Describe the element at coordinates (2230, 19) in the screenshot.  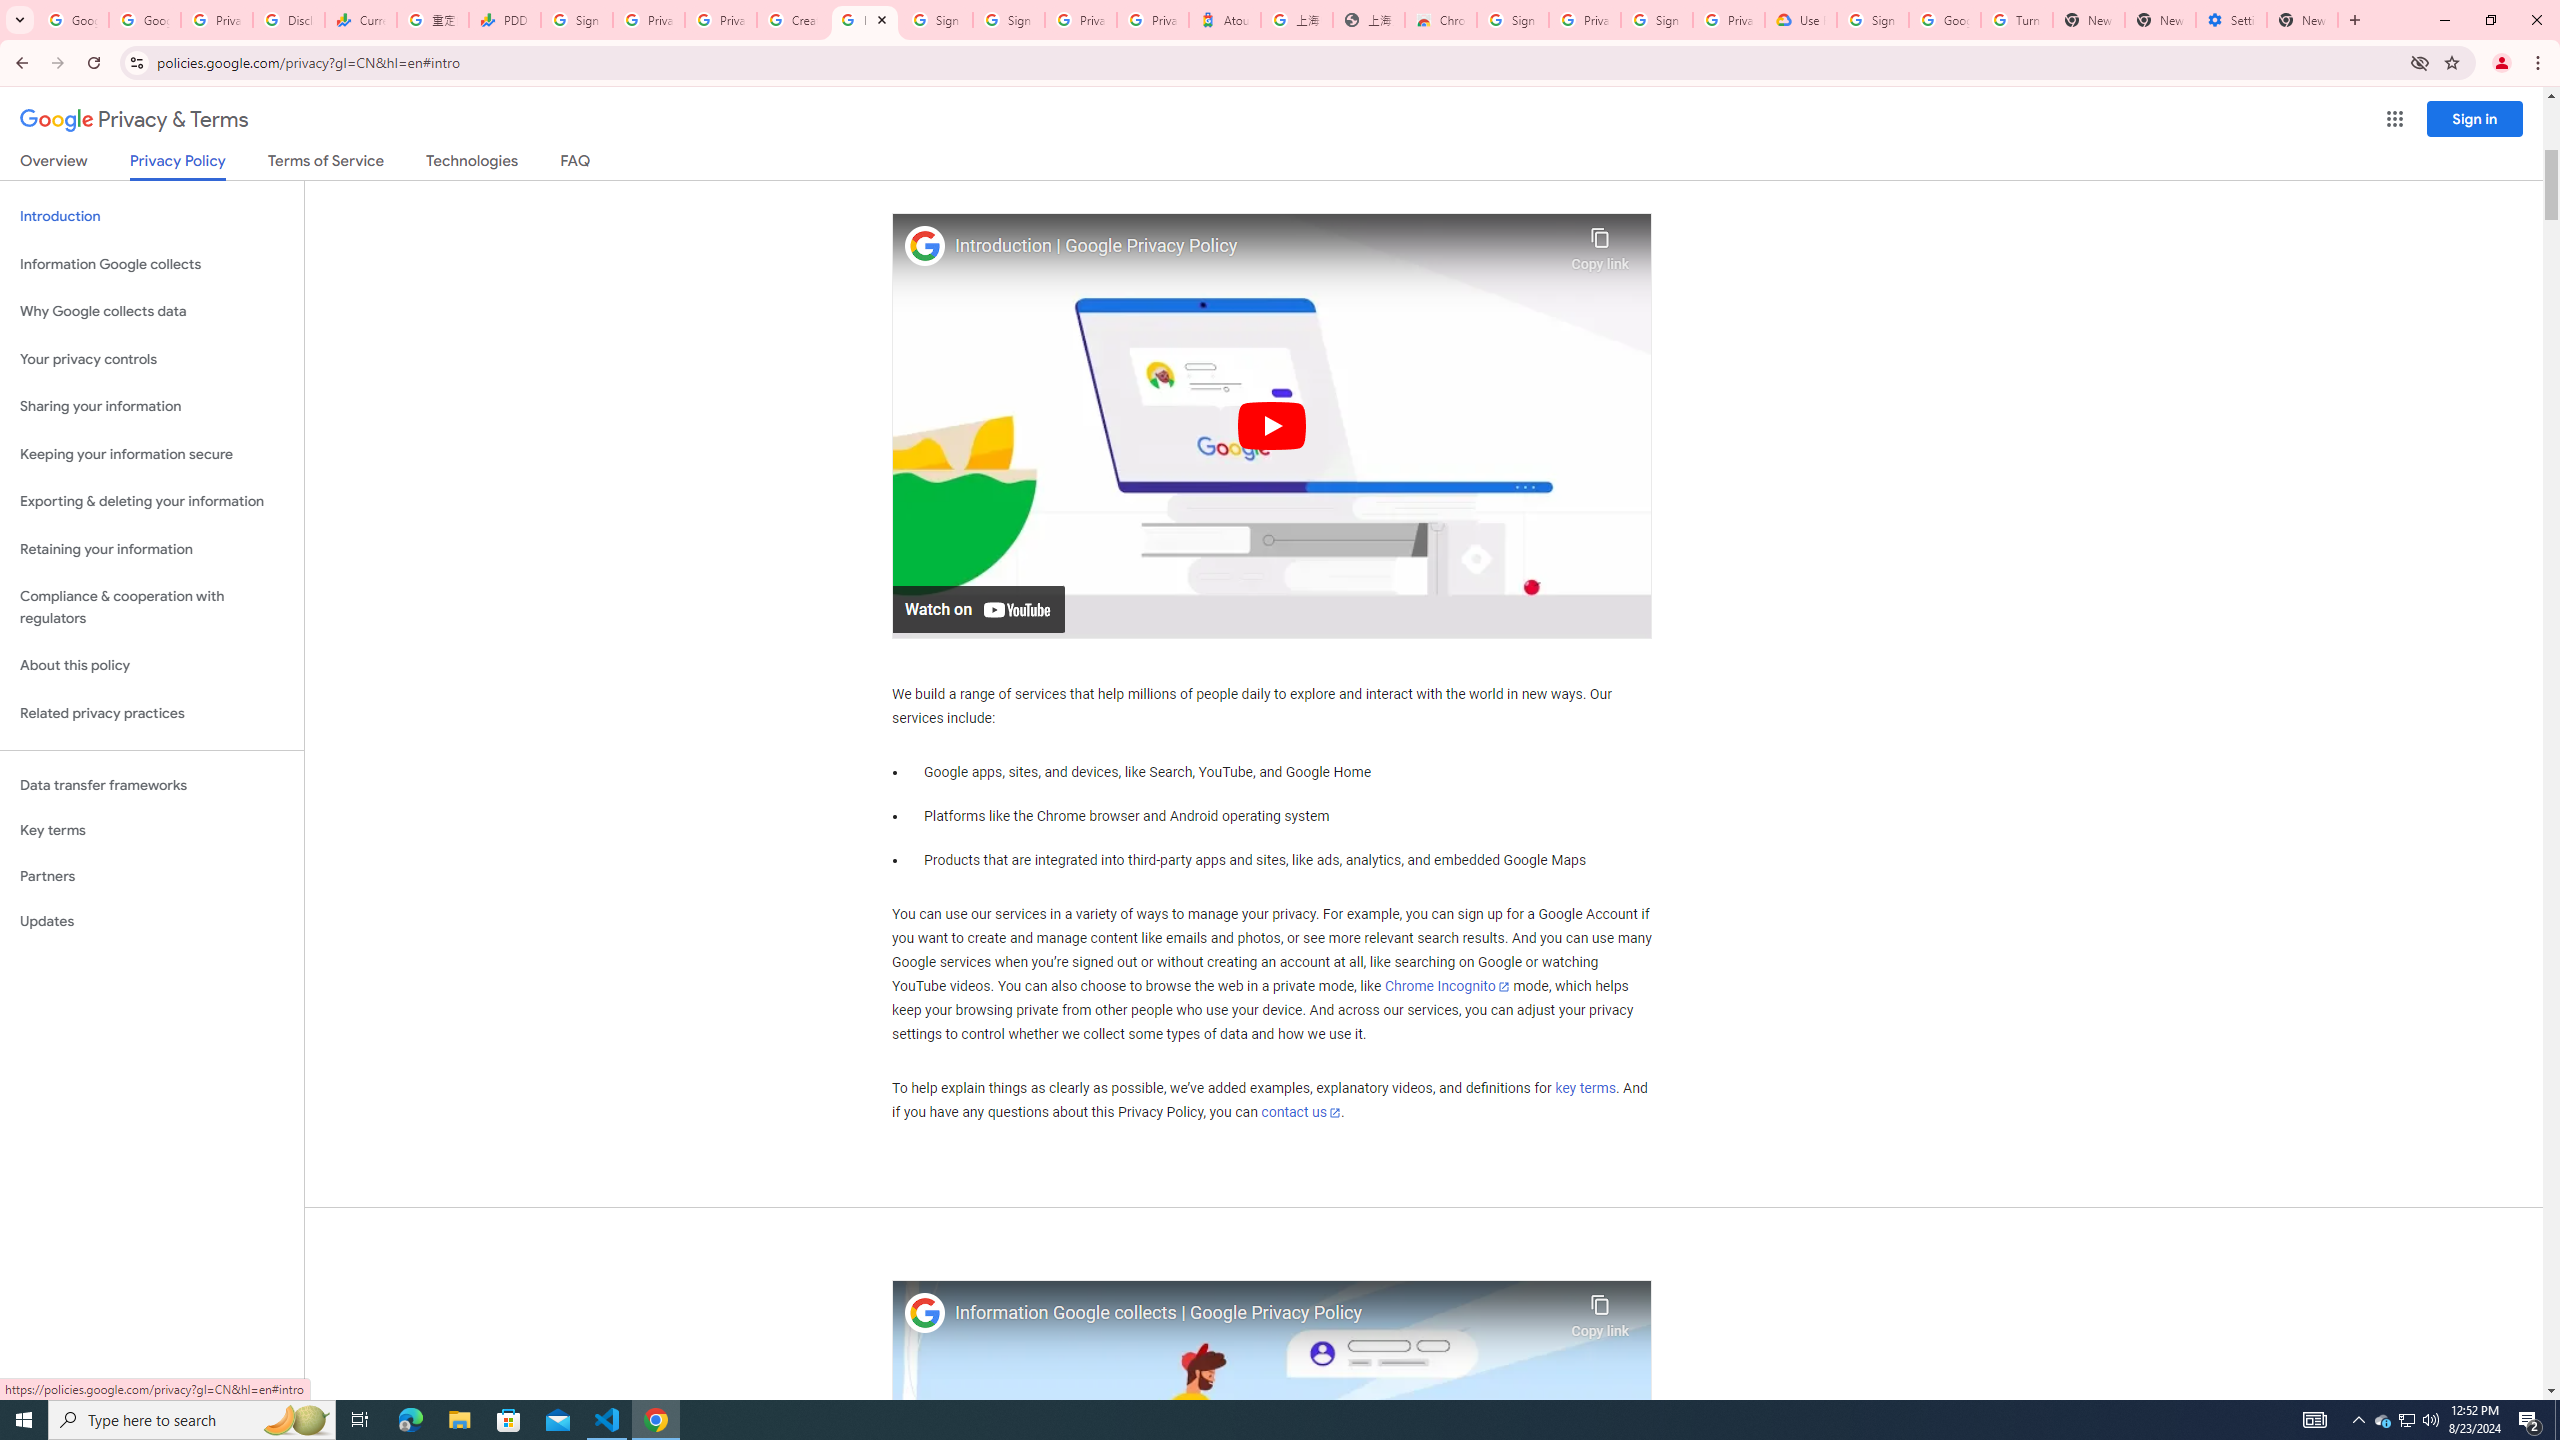
I see `'Settings - System'` at that location.